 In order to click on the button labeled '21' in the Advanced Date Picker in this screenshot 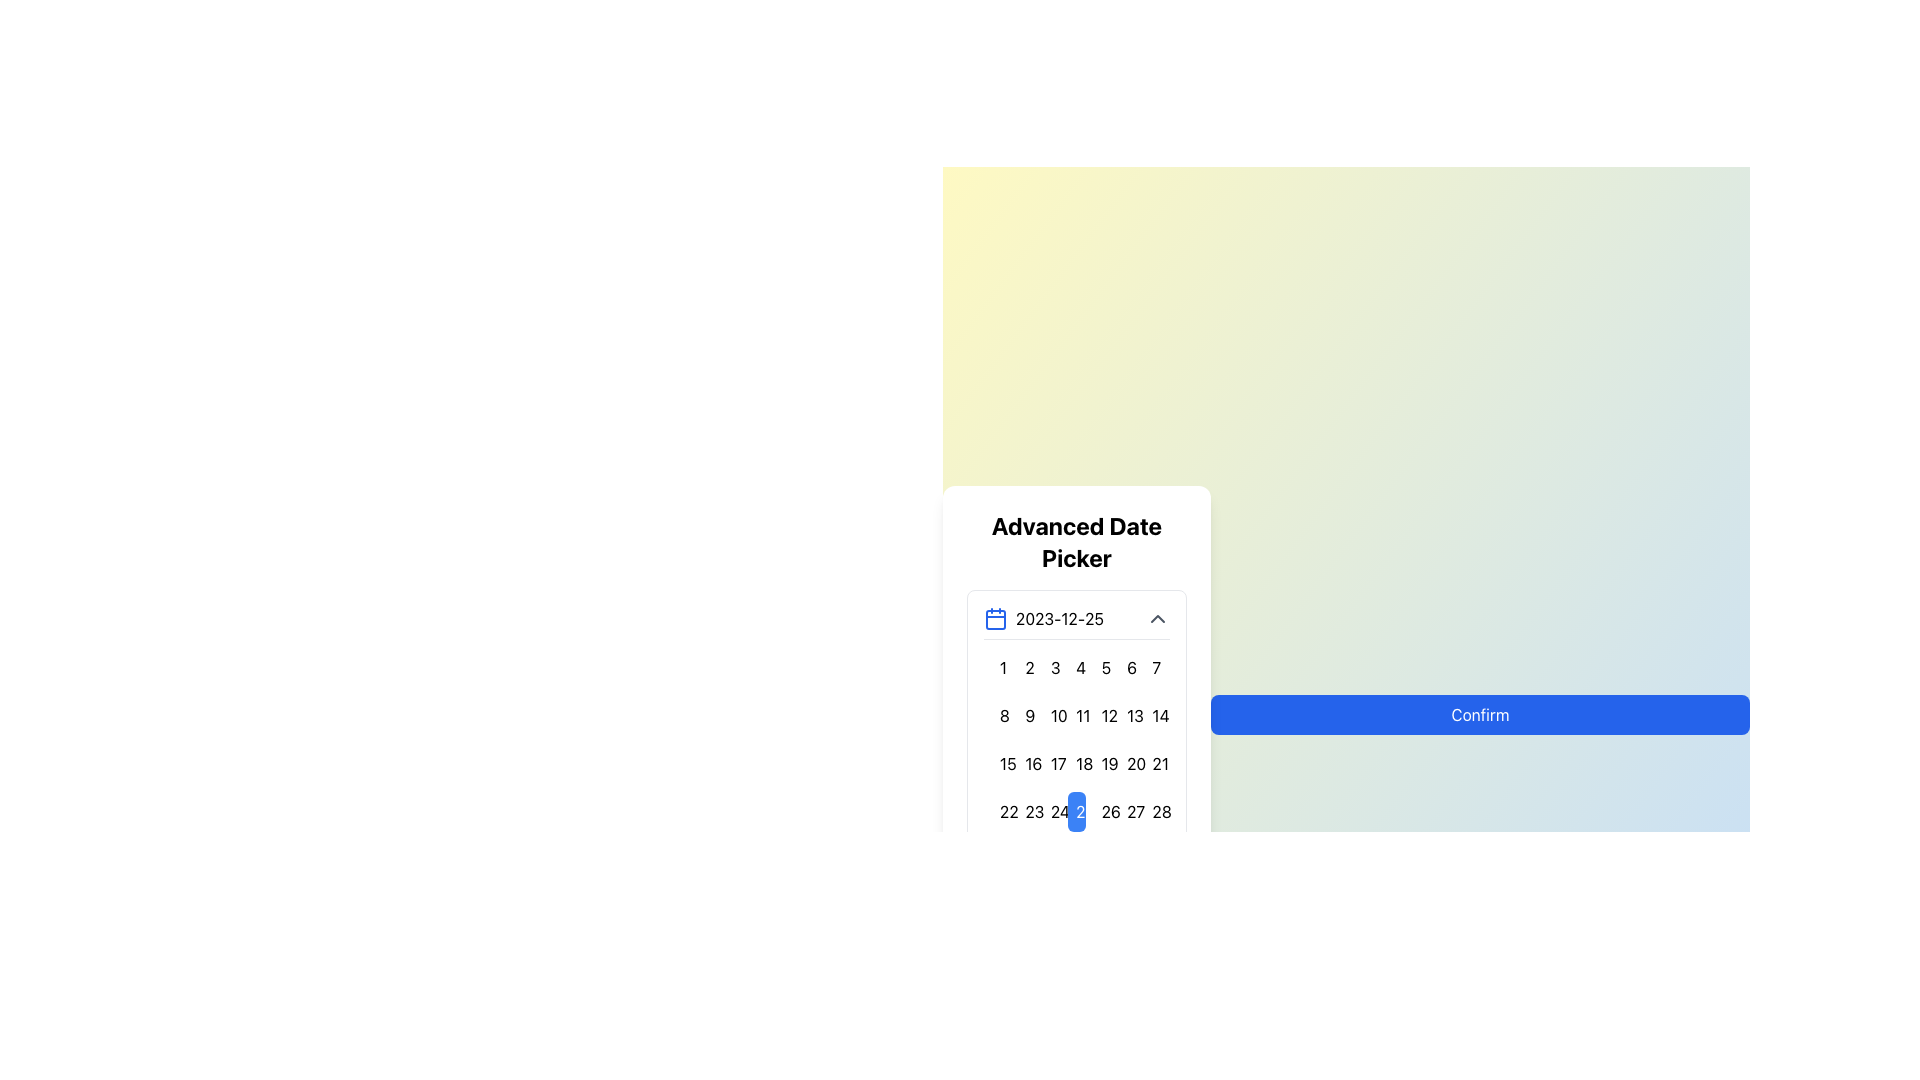, I will do `click(1153, 763)`.